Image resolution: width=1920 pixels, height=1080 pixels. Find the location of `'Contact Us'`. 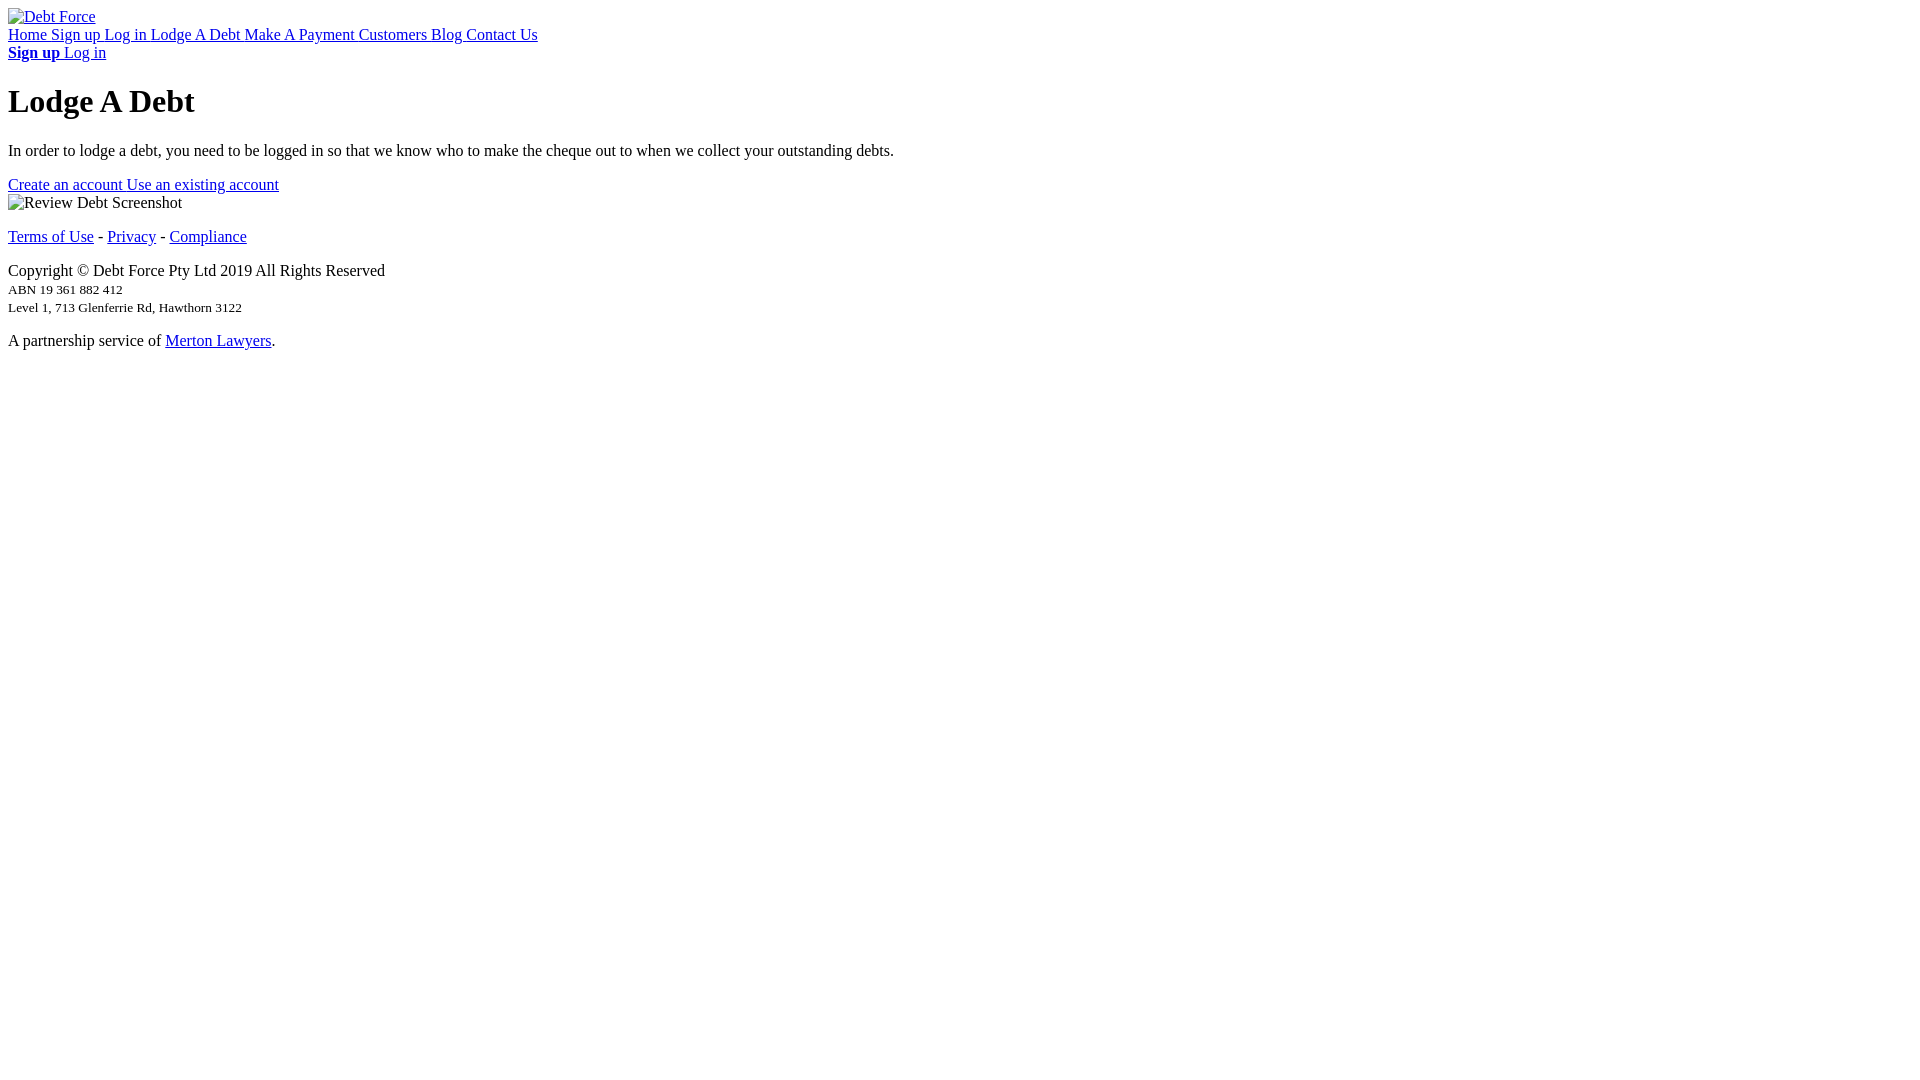

'Contact Us' is located at coordinates (464, 34).